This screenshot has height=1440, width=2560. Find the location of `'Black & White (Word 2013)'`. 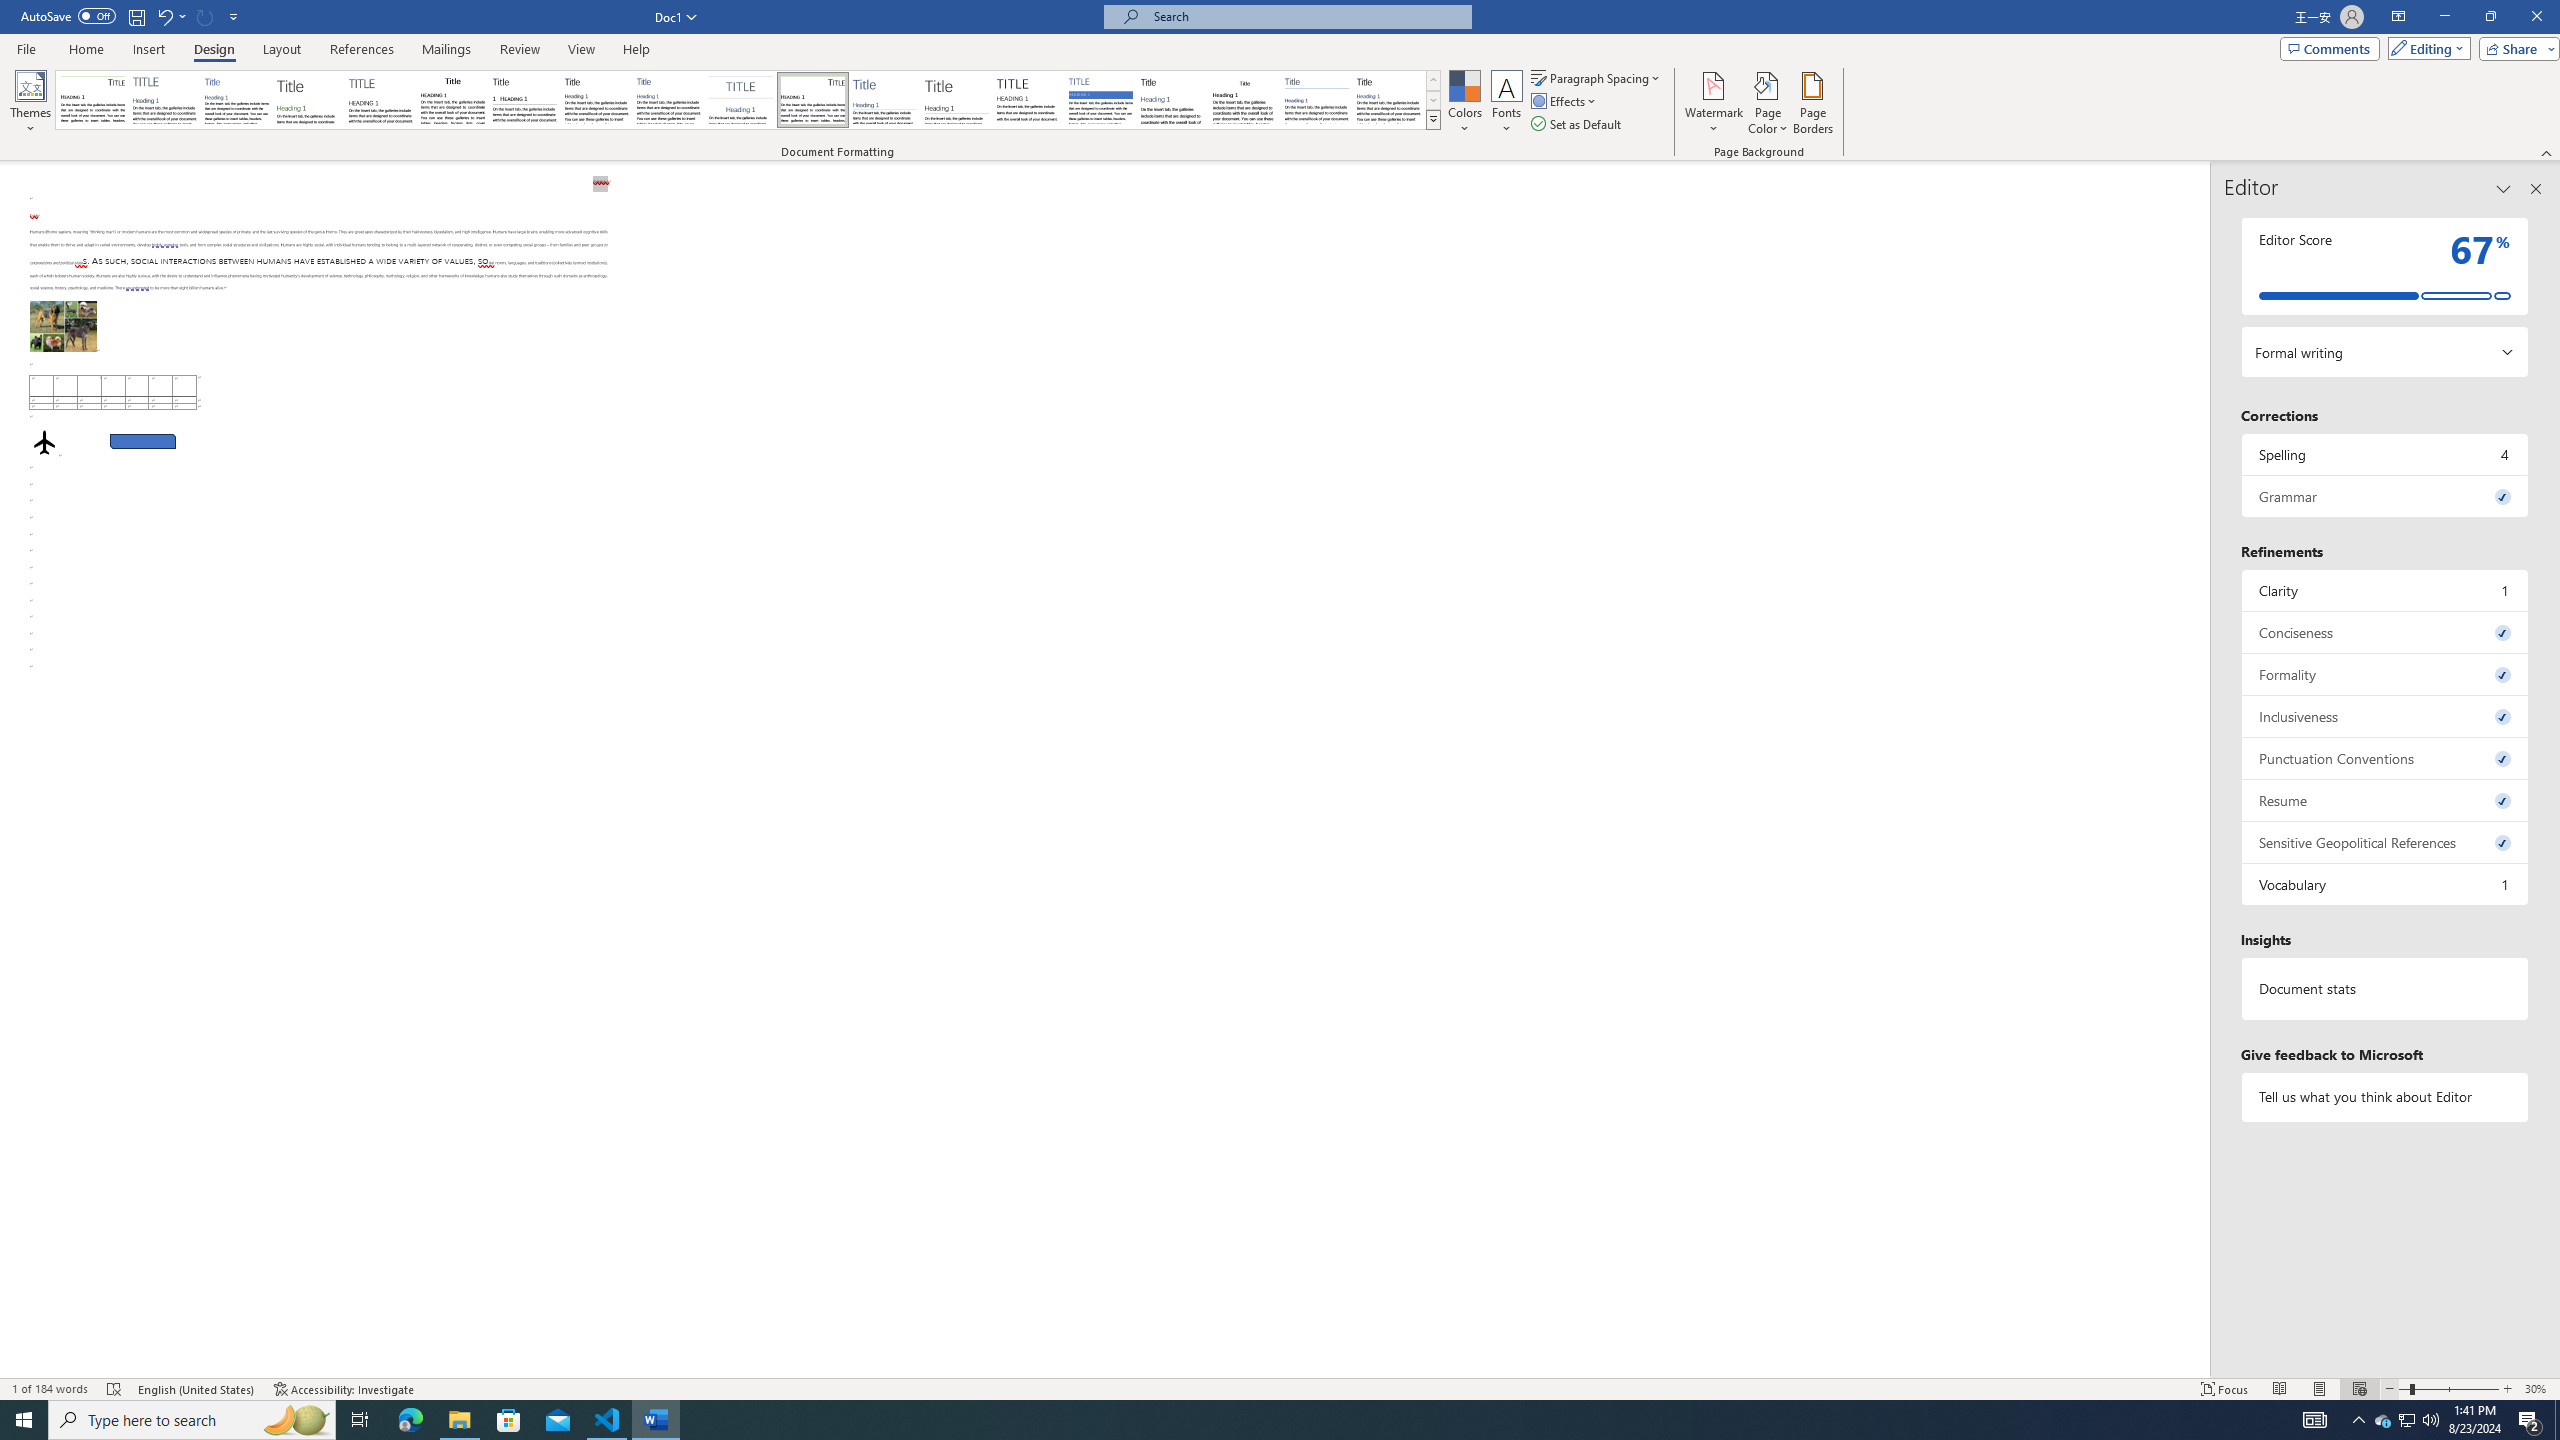

'Black & White (Word 2013)' is located at coordinates (595, 99).